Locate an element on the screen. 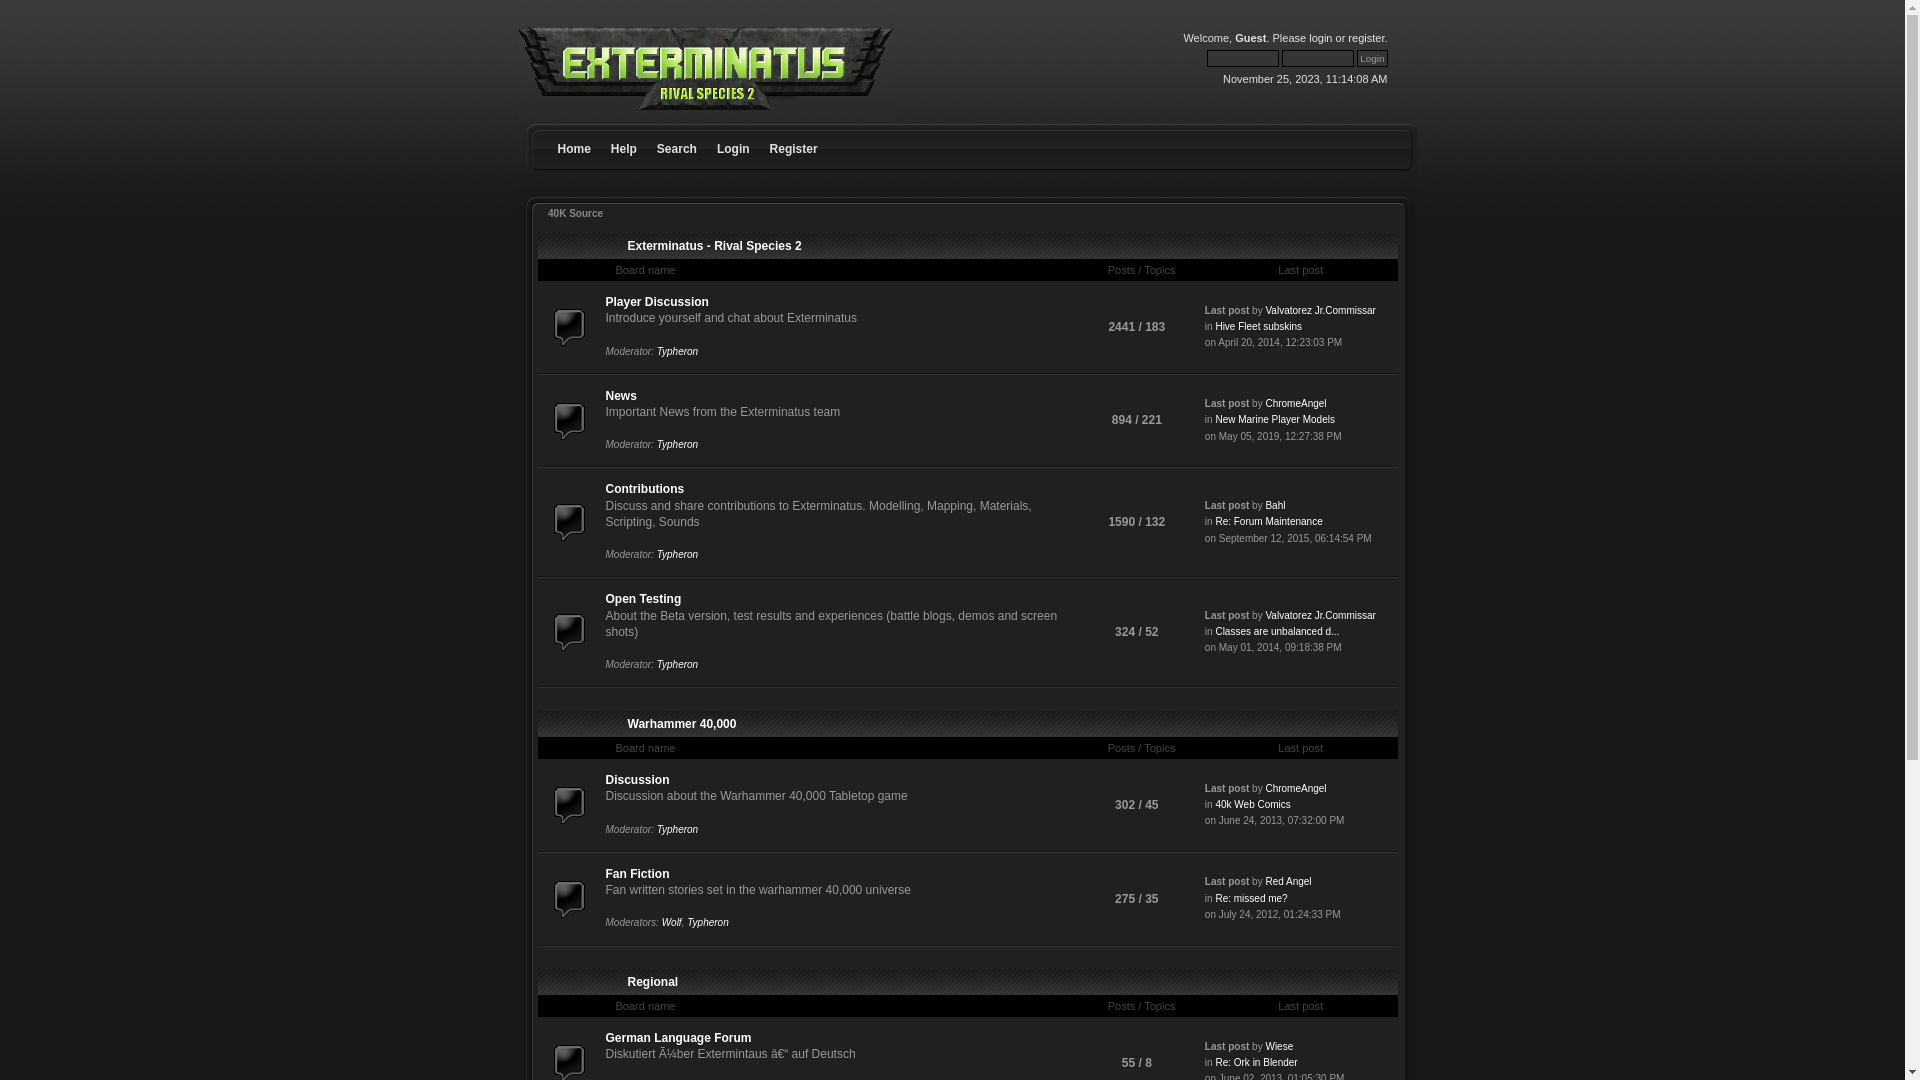 The height and width of the screenshot is (1080, 1920). 'Re: Forum Maintenance' is located at coordinates (1213, 520).